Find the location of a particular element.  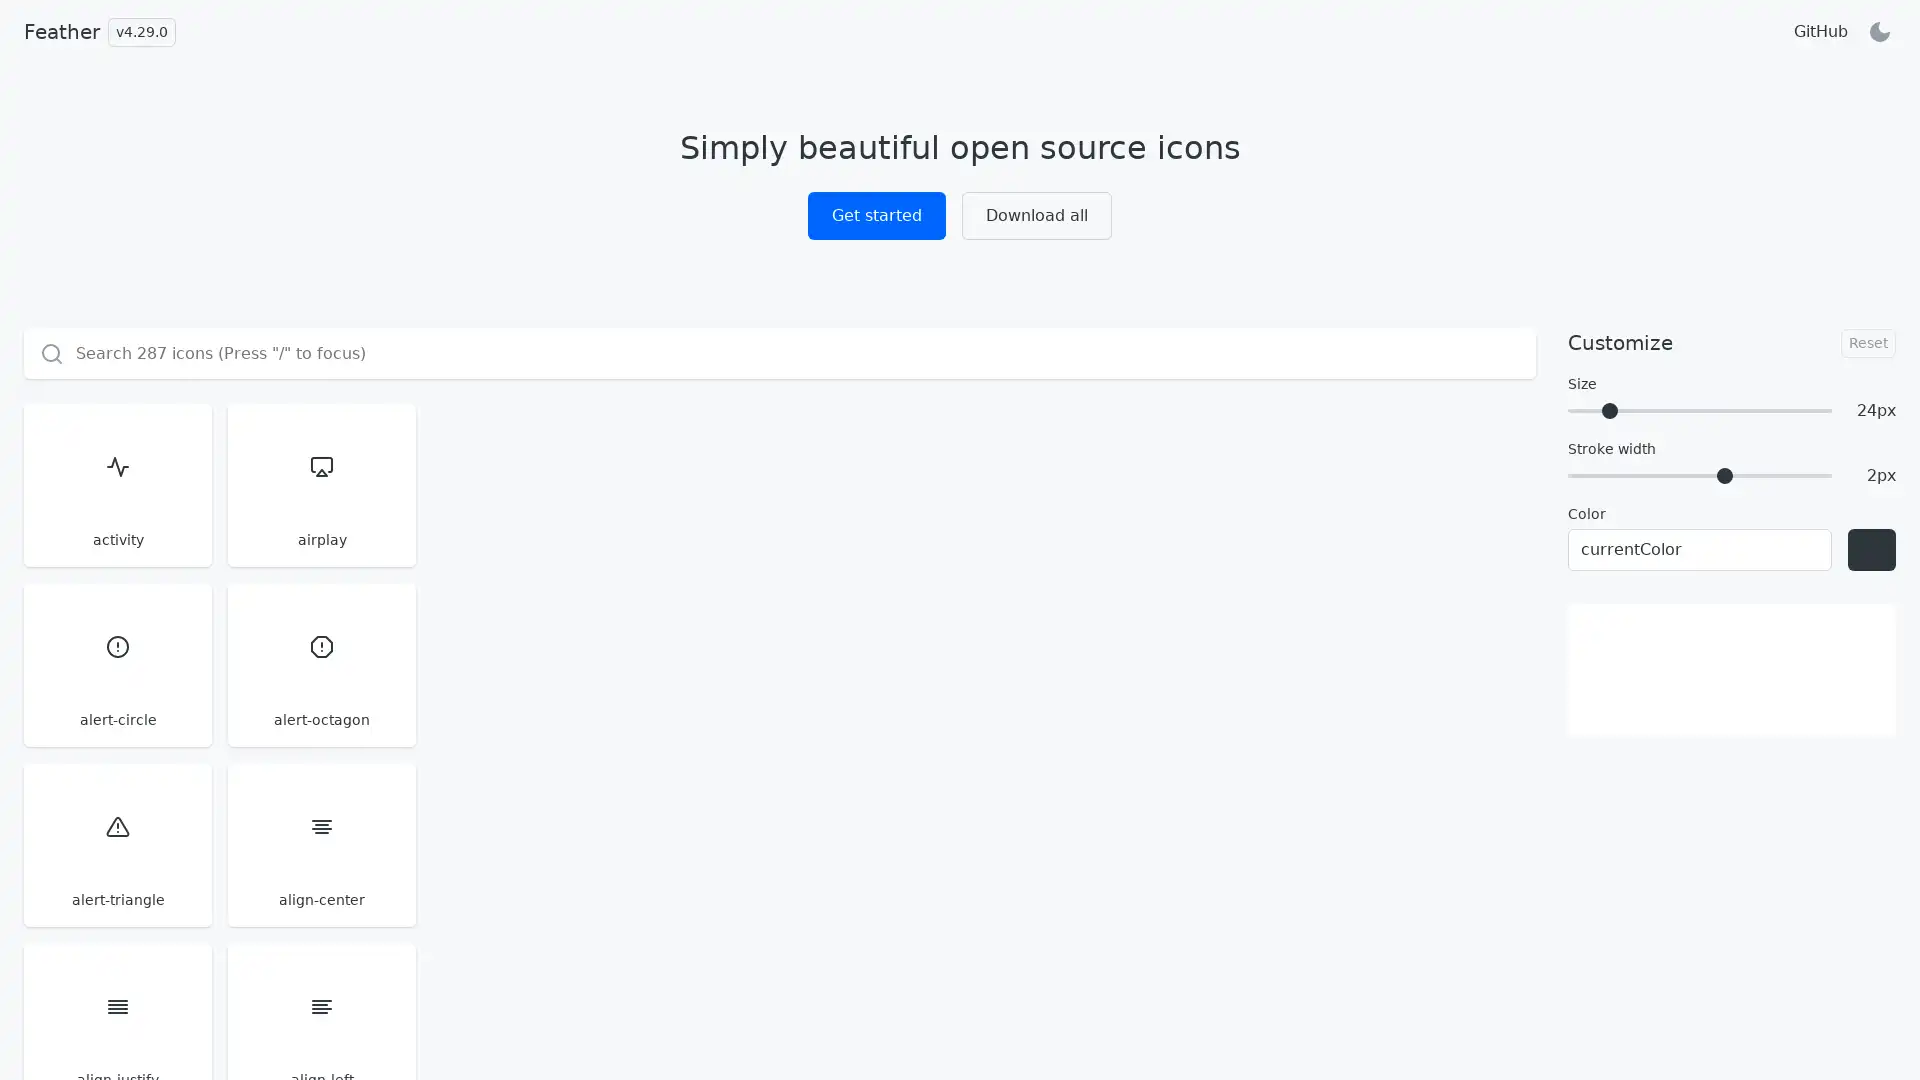

award is located at coordinates (1289, 844).